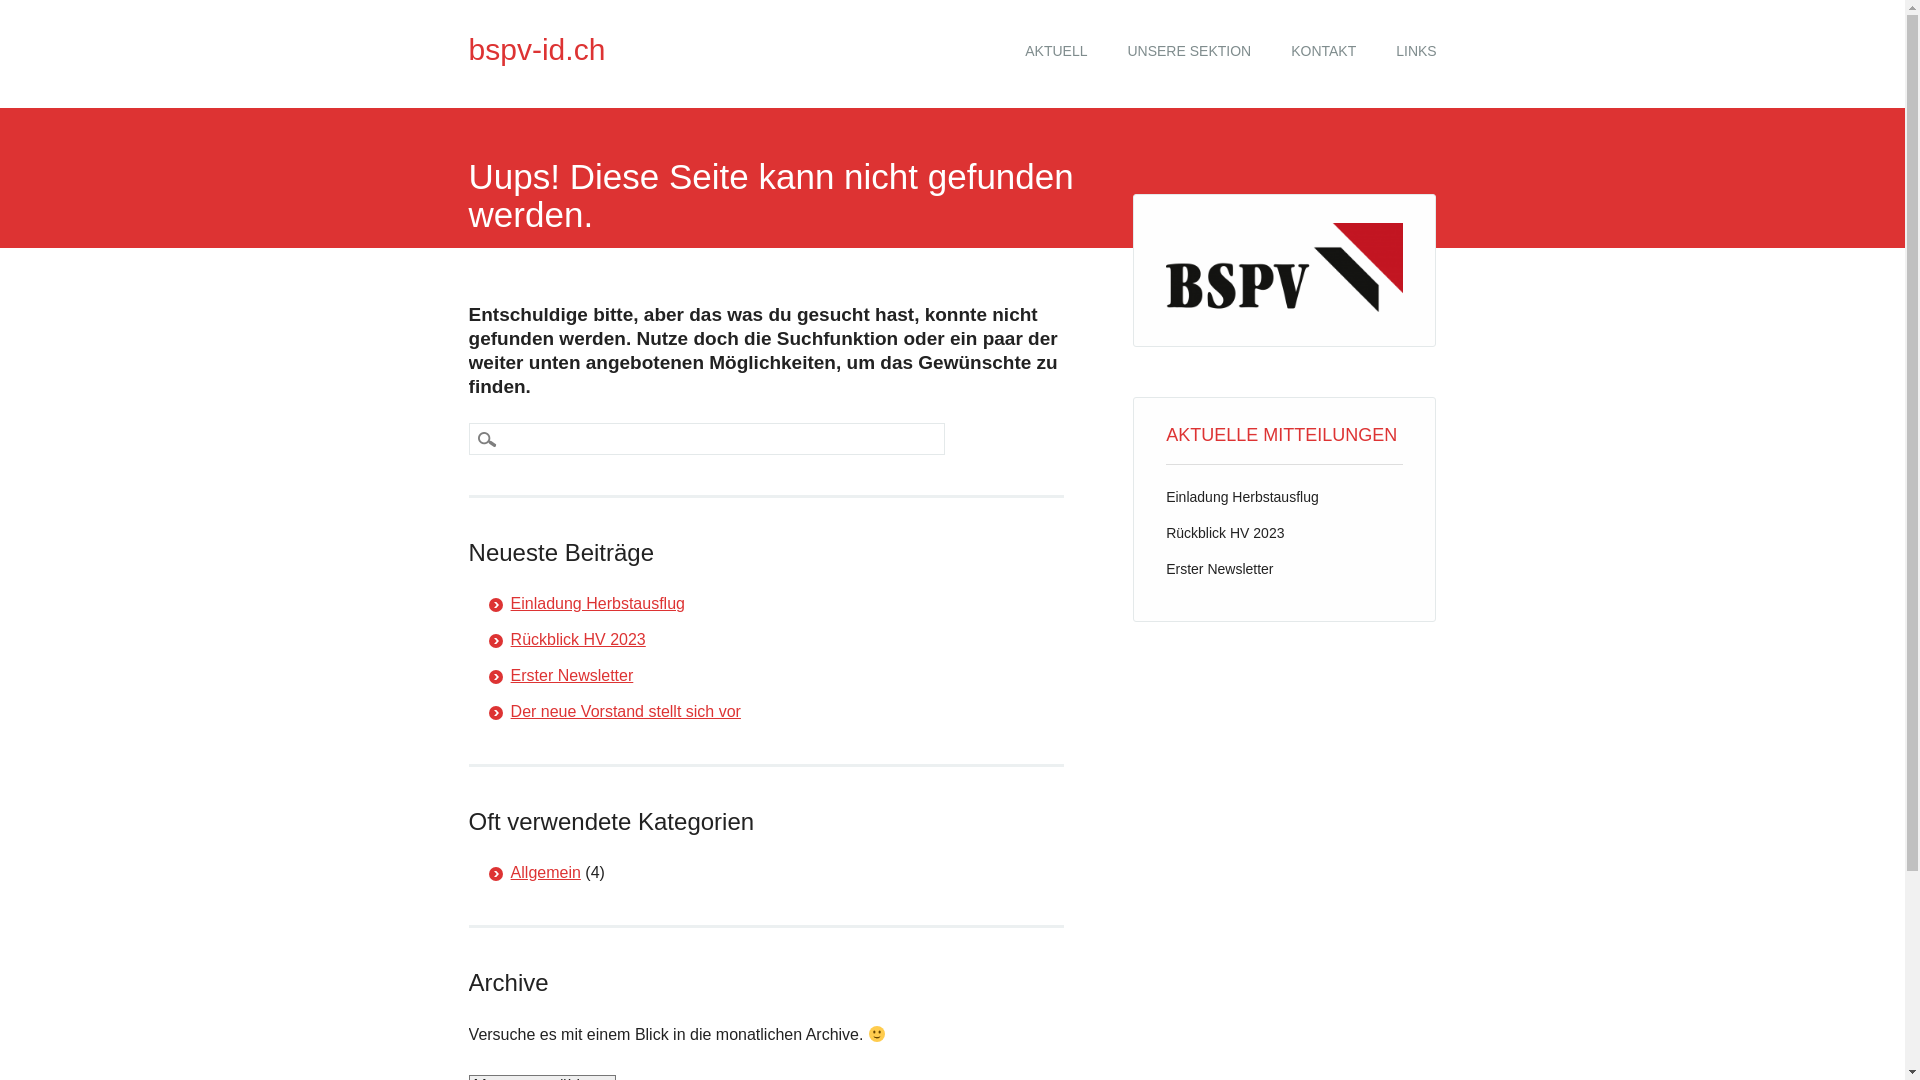 Image resolution: width=1920 pixels, height=1080 pixels. What do you see at coordinates (510, 871) in the screenshot?
I see `'Allgemein'` at bounding box center [510, 871].